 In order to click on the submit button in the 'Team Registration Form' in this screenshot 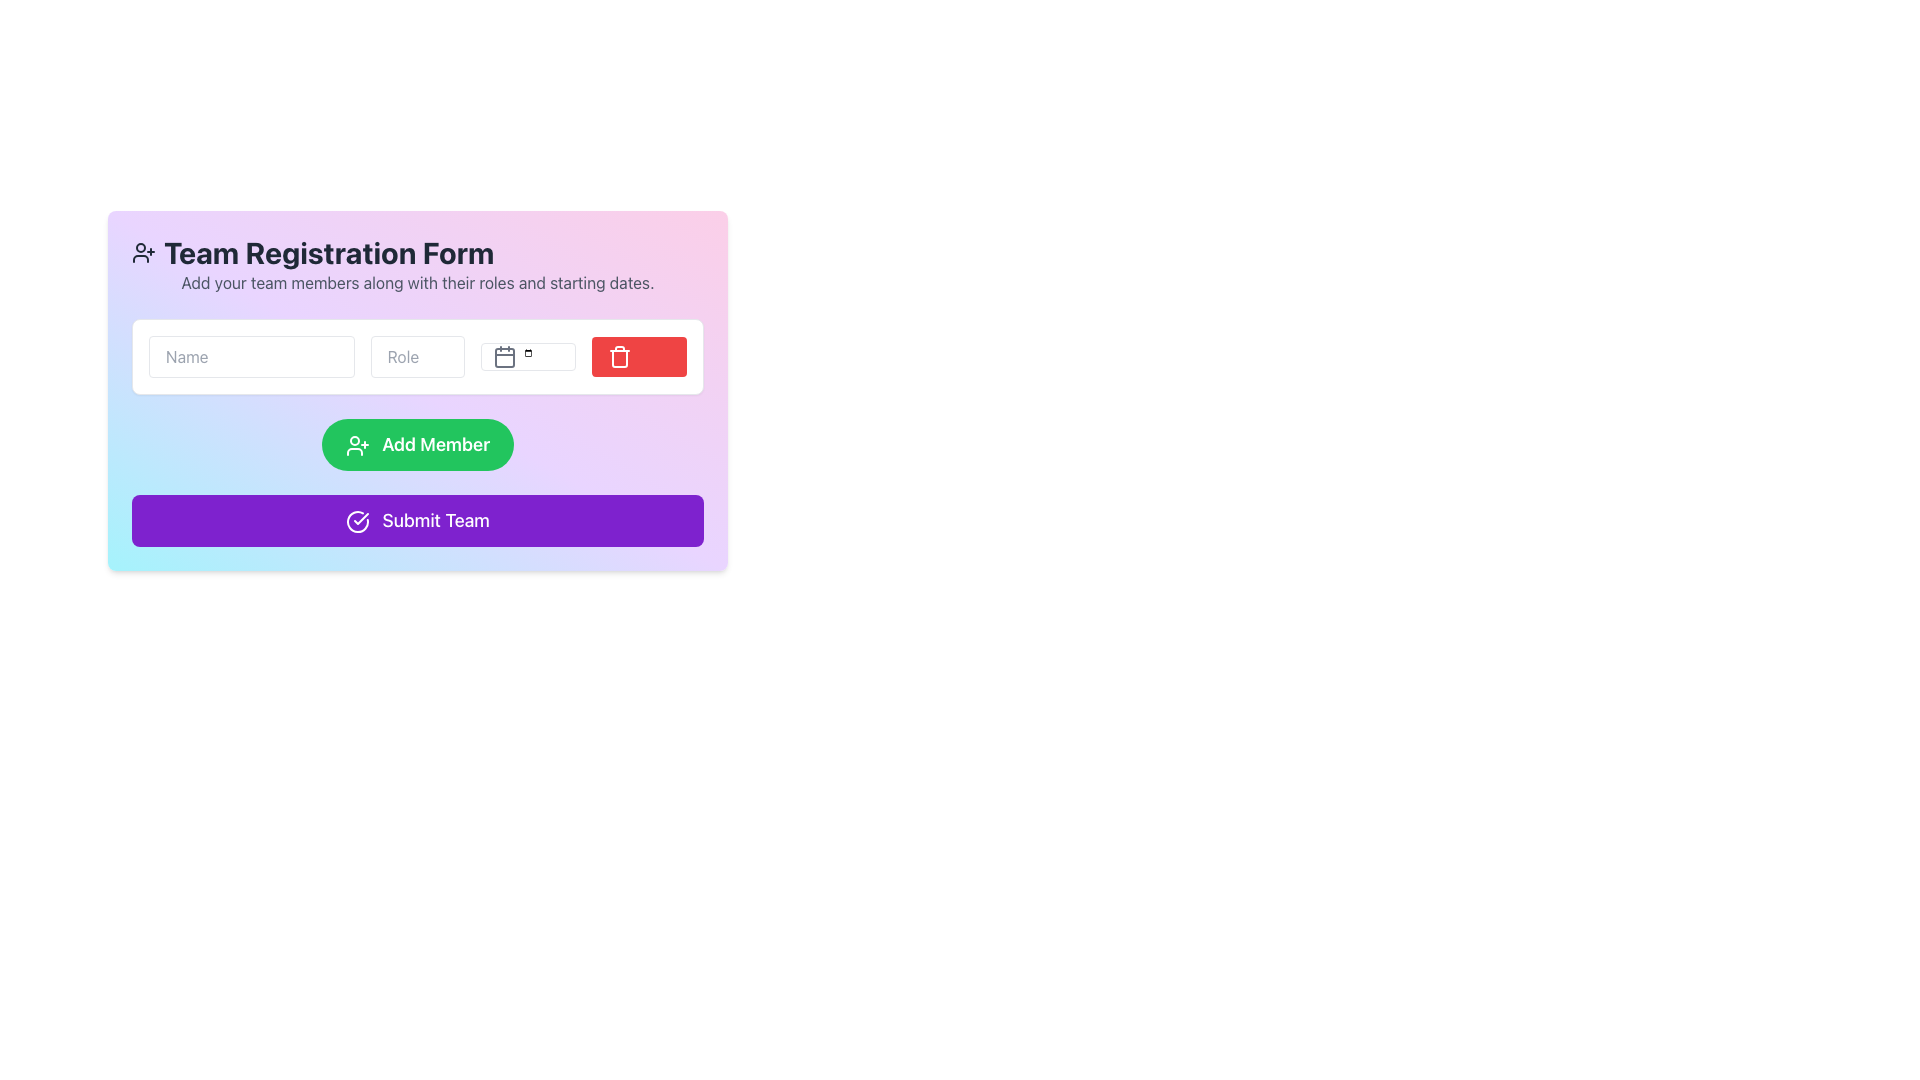, I will do `click(416, 519)`.